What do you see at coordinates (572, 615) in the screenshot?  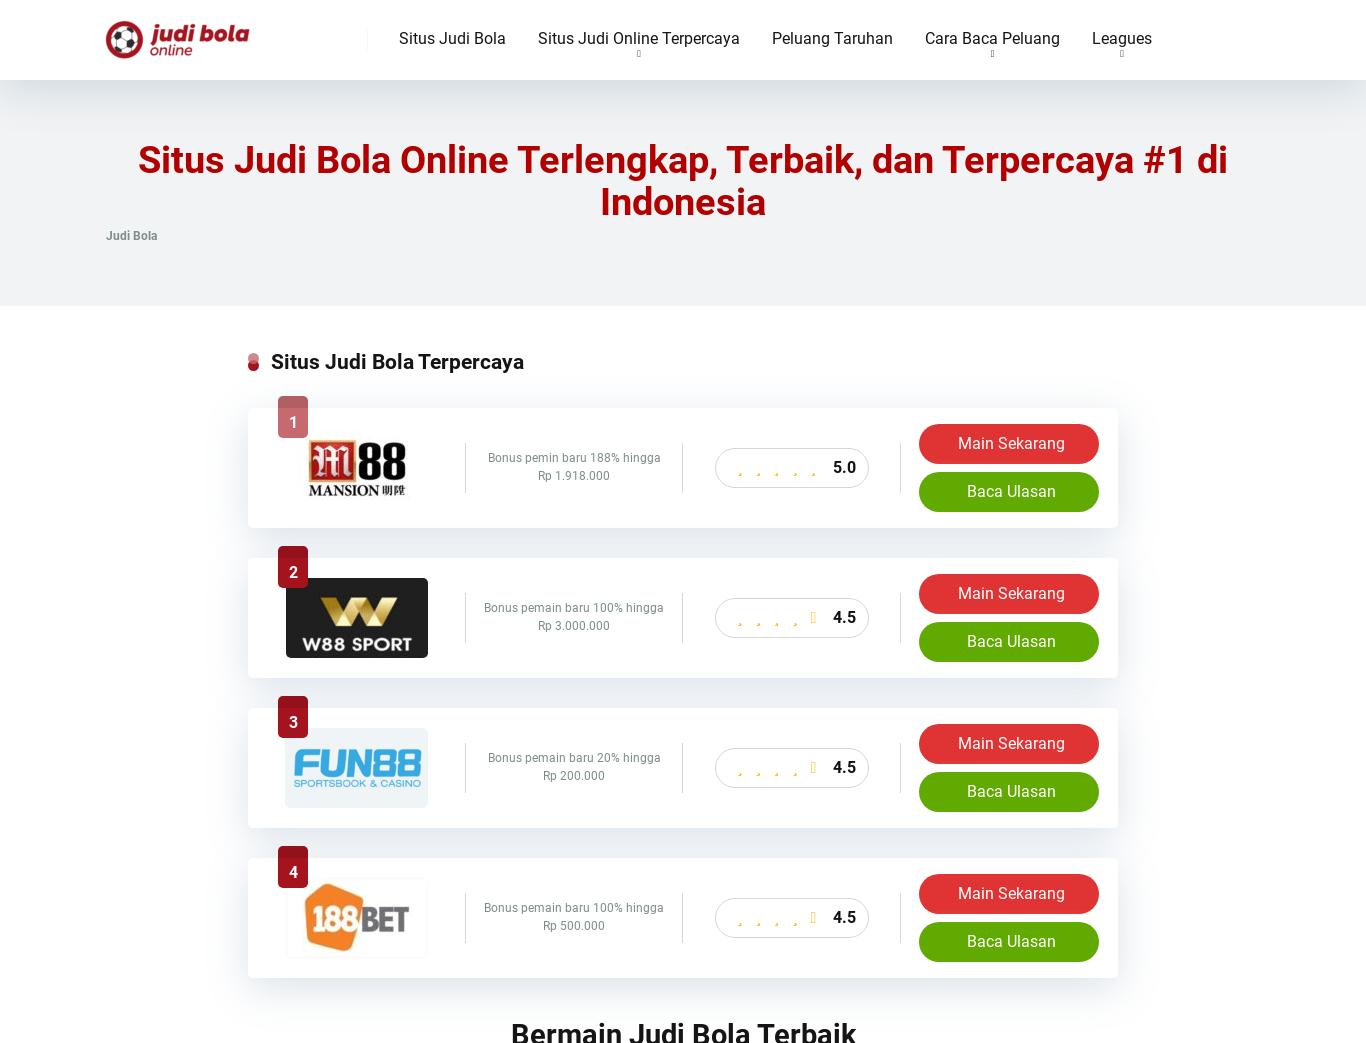 I see `'Bonus pemain baru 100% hingga Rp 3.000.000'` at bounding box center [572, 615].